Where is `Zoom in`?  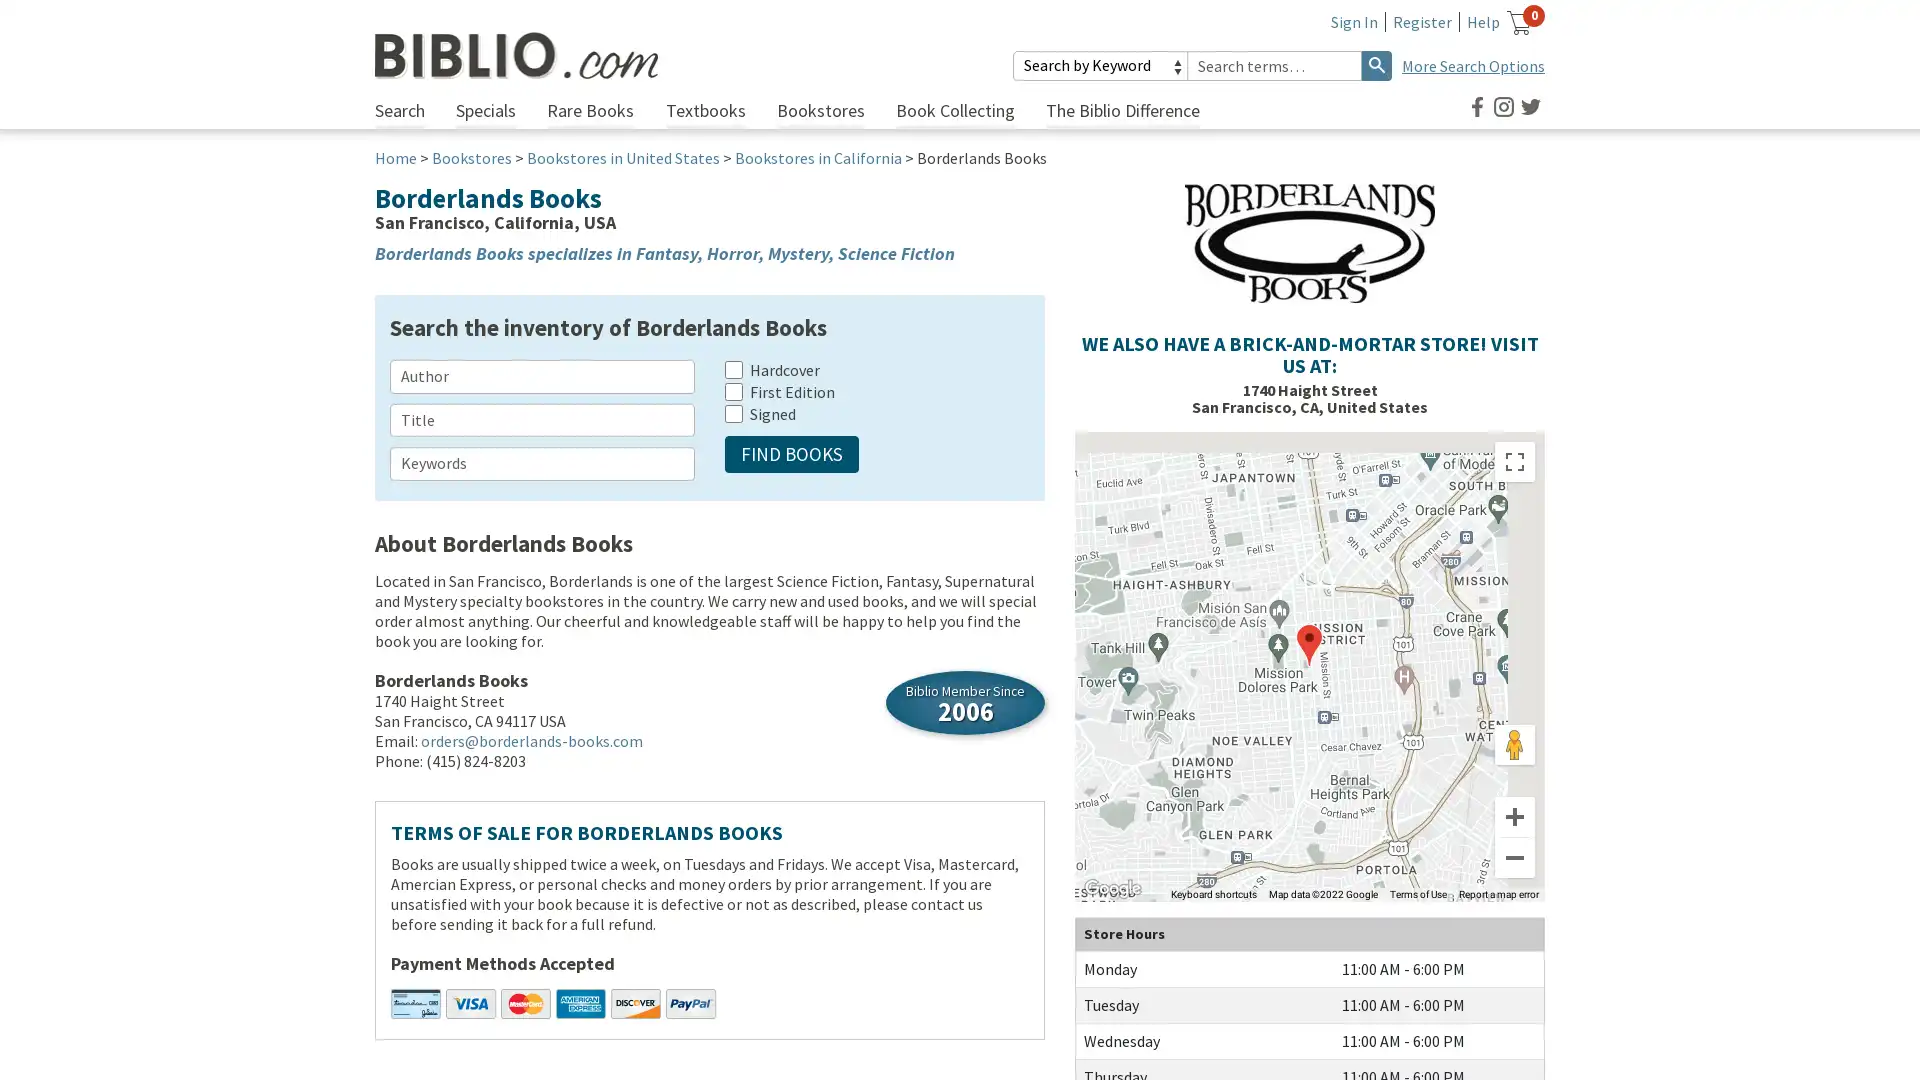
Zoom in is located at coordinates (1515, 817).